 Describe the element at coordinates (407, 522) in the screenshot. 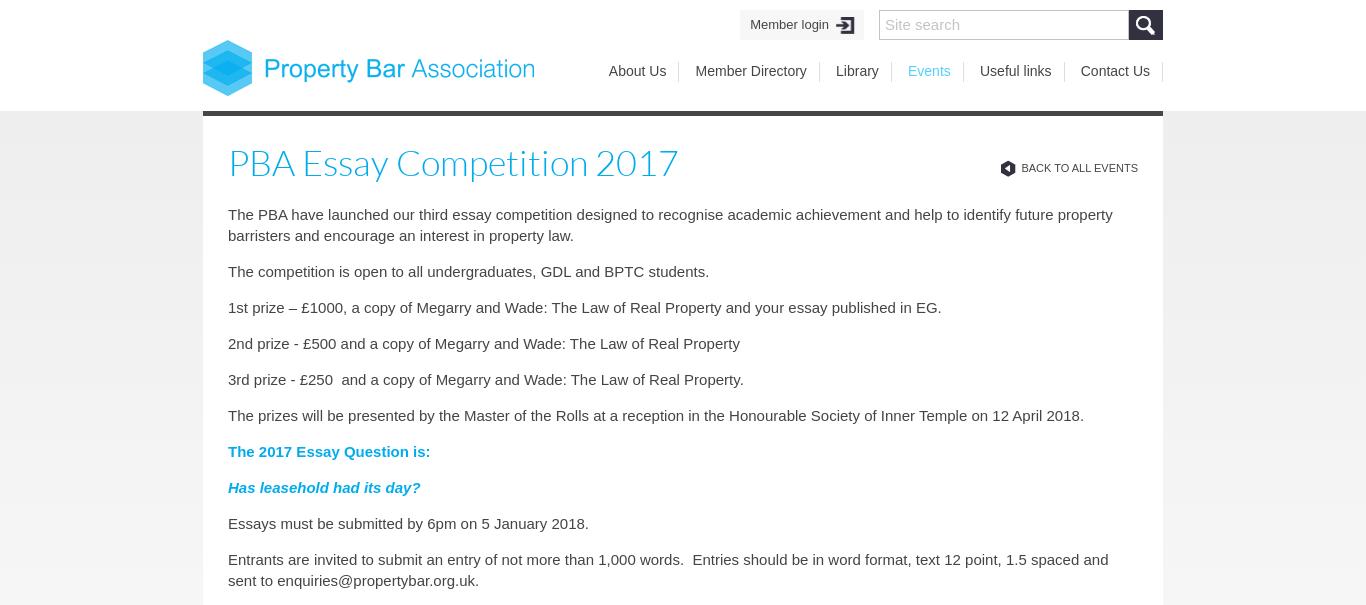

I see `'Essays must be submitted by 6pm on 5 January 2018.'` at that location.